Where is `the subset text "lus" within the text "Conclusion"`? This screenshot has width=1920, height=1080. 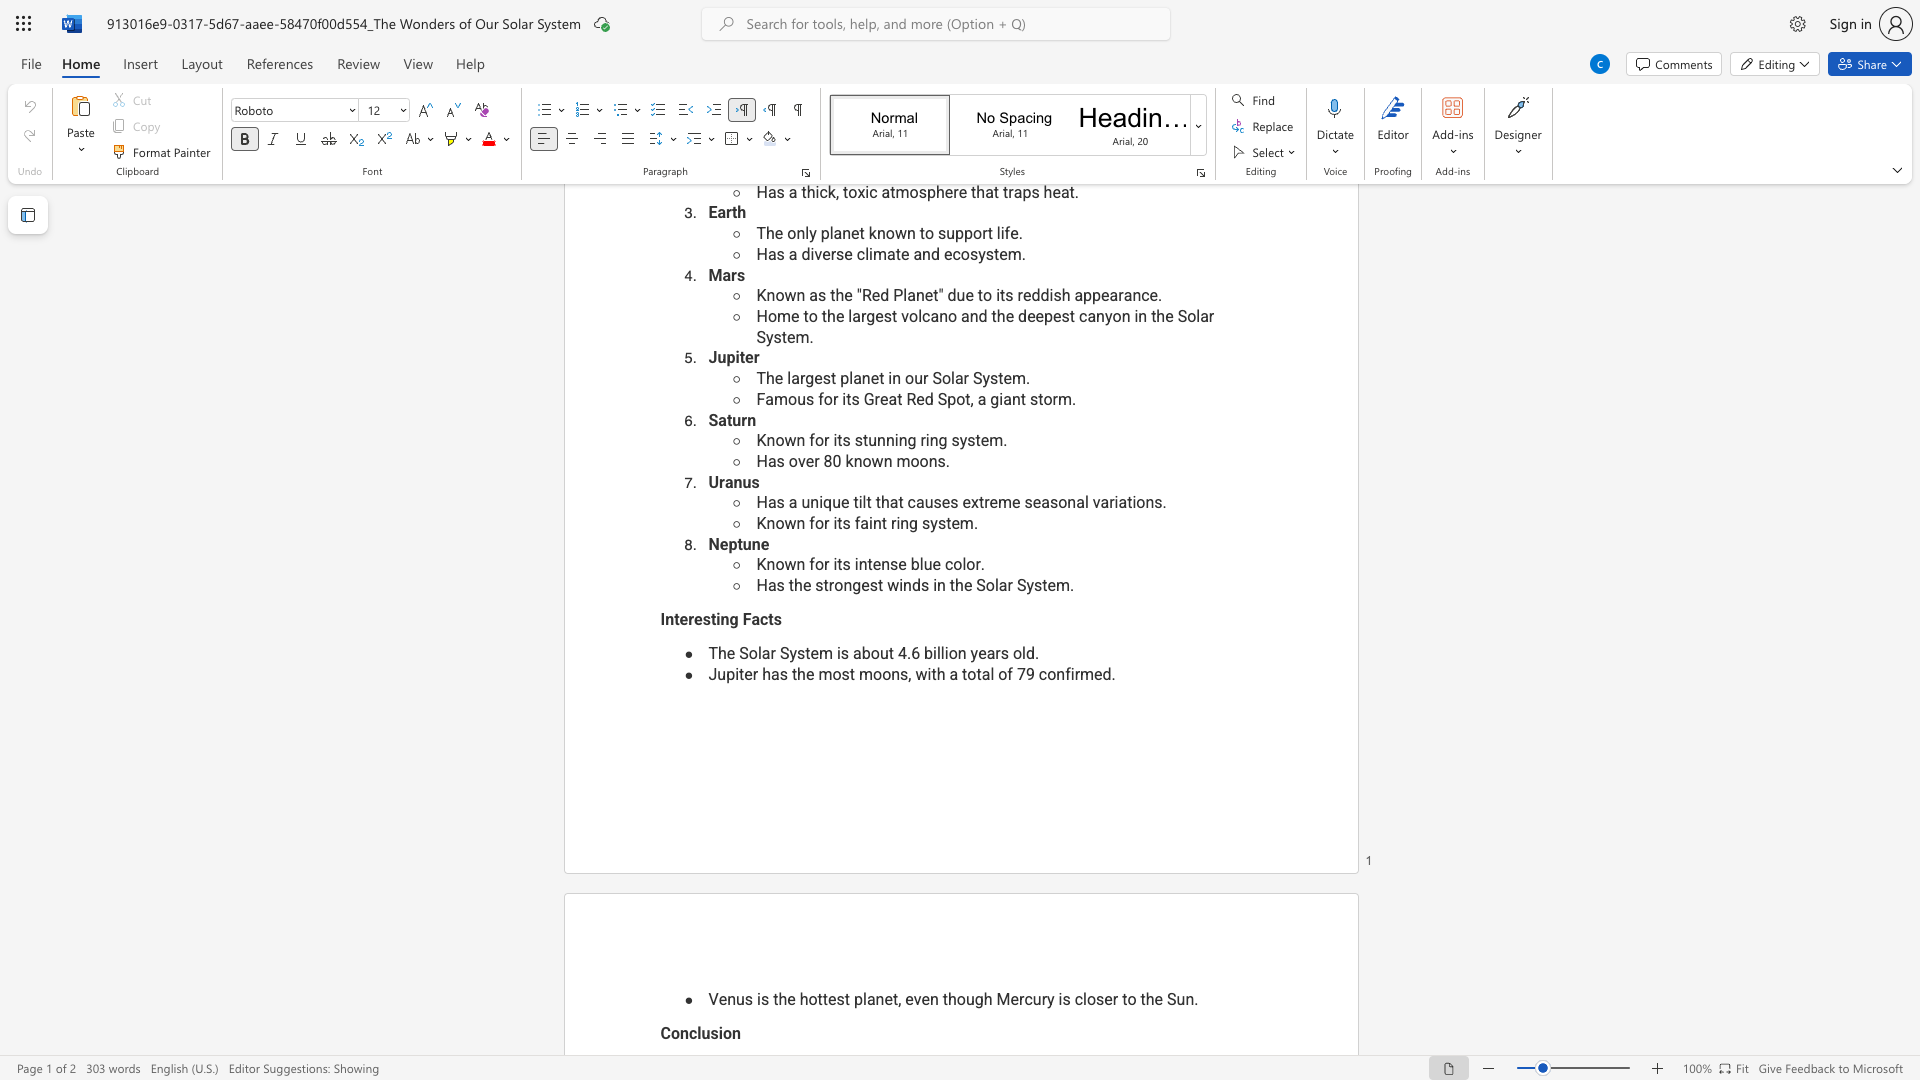 the subset text "lus" within the text "Conclusion" is located at coordinates (697, 1033).